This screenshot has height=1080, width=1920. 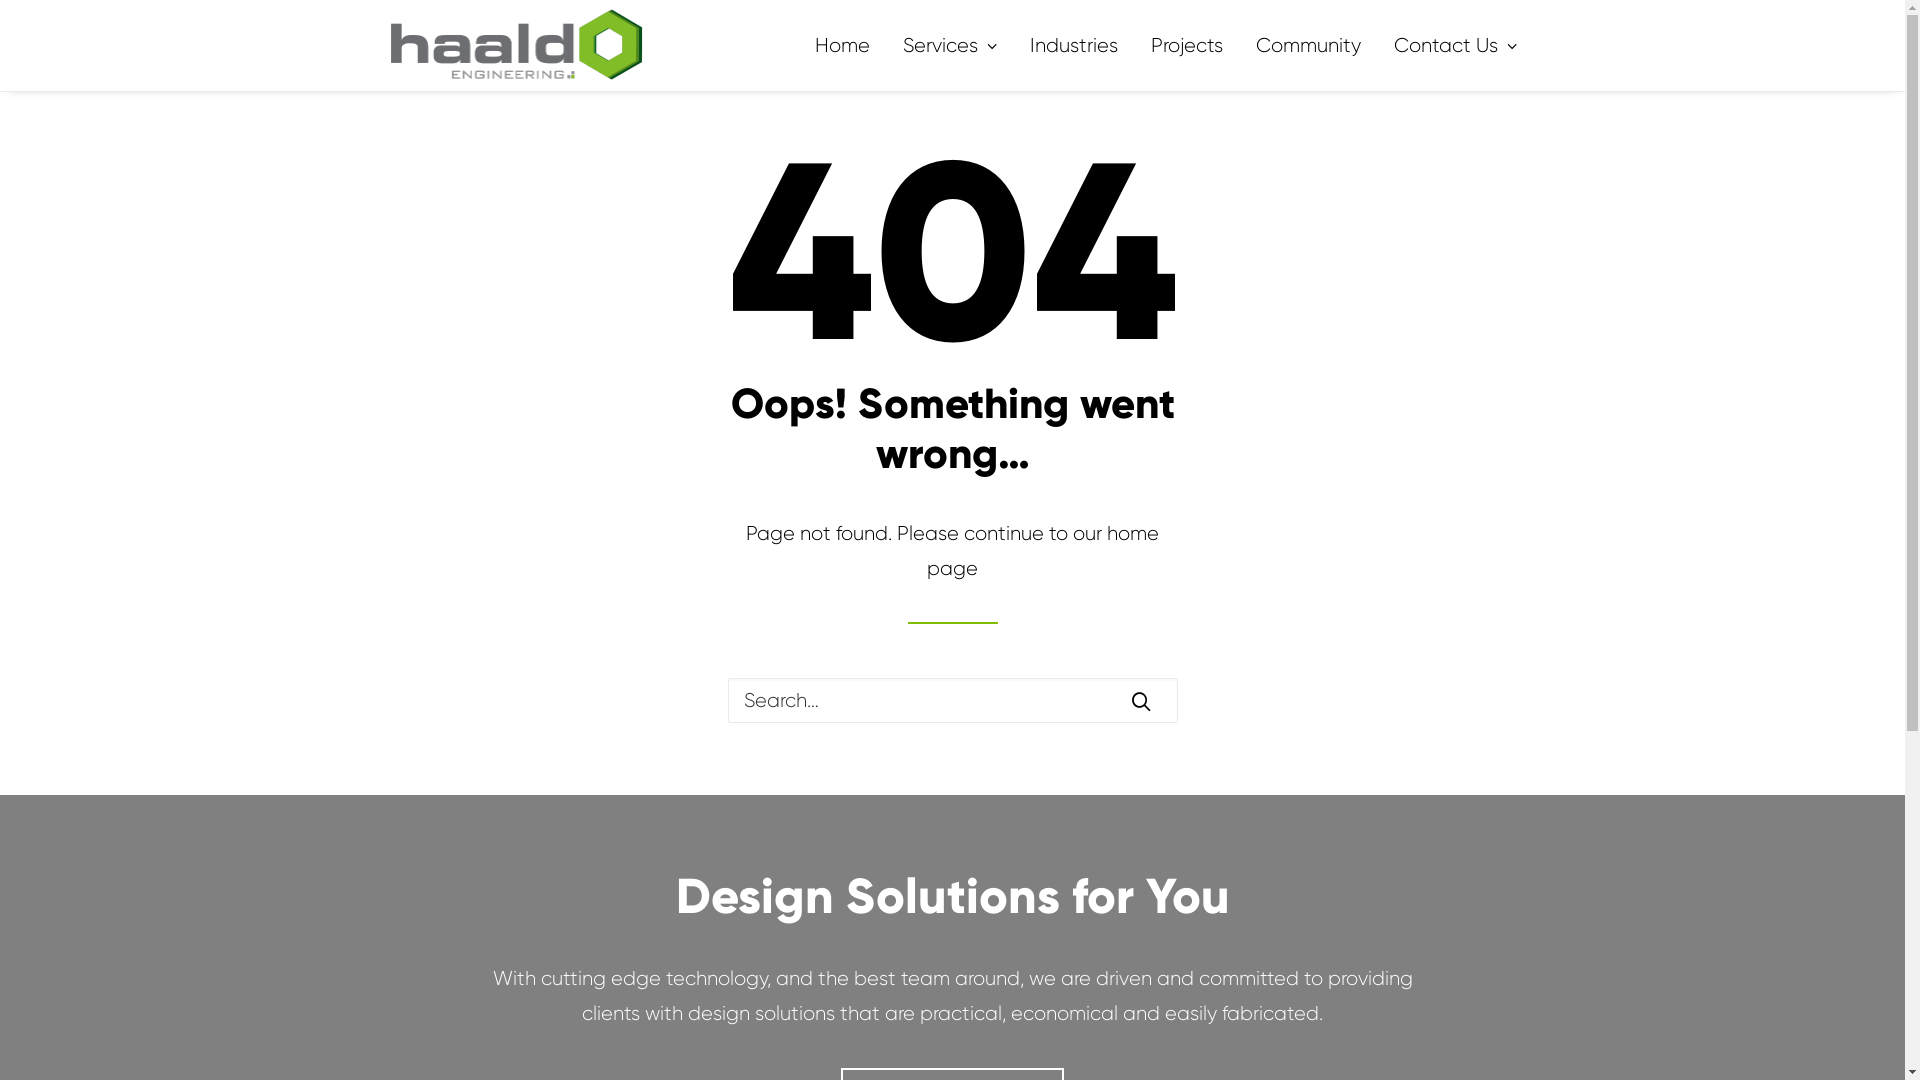 What do you see at coordinates (1308, 45) in the screenshot?
I see `'Community'` at bounding box center [1308, 45].